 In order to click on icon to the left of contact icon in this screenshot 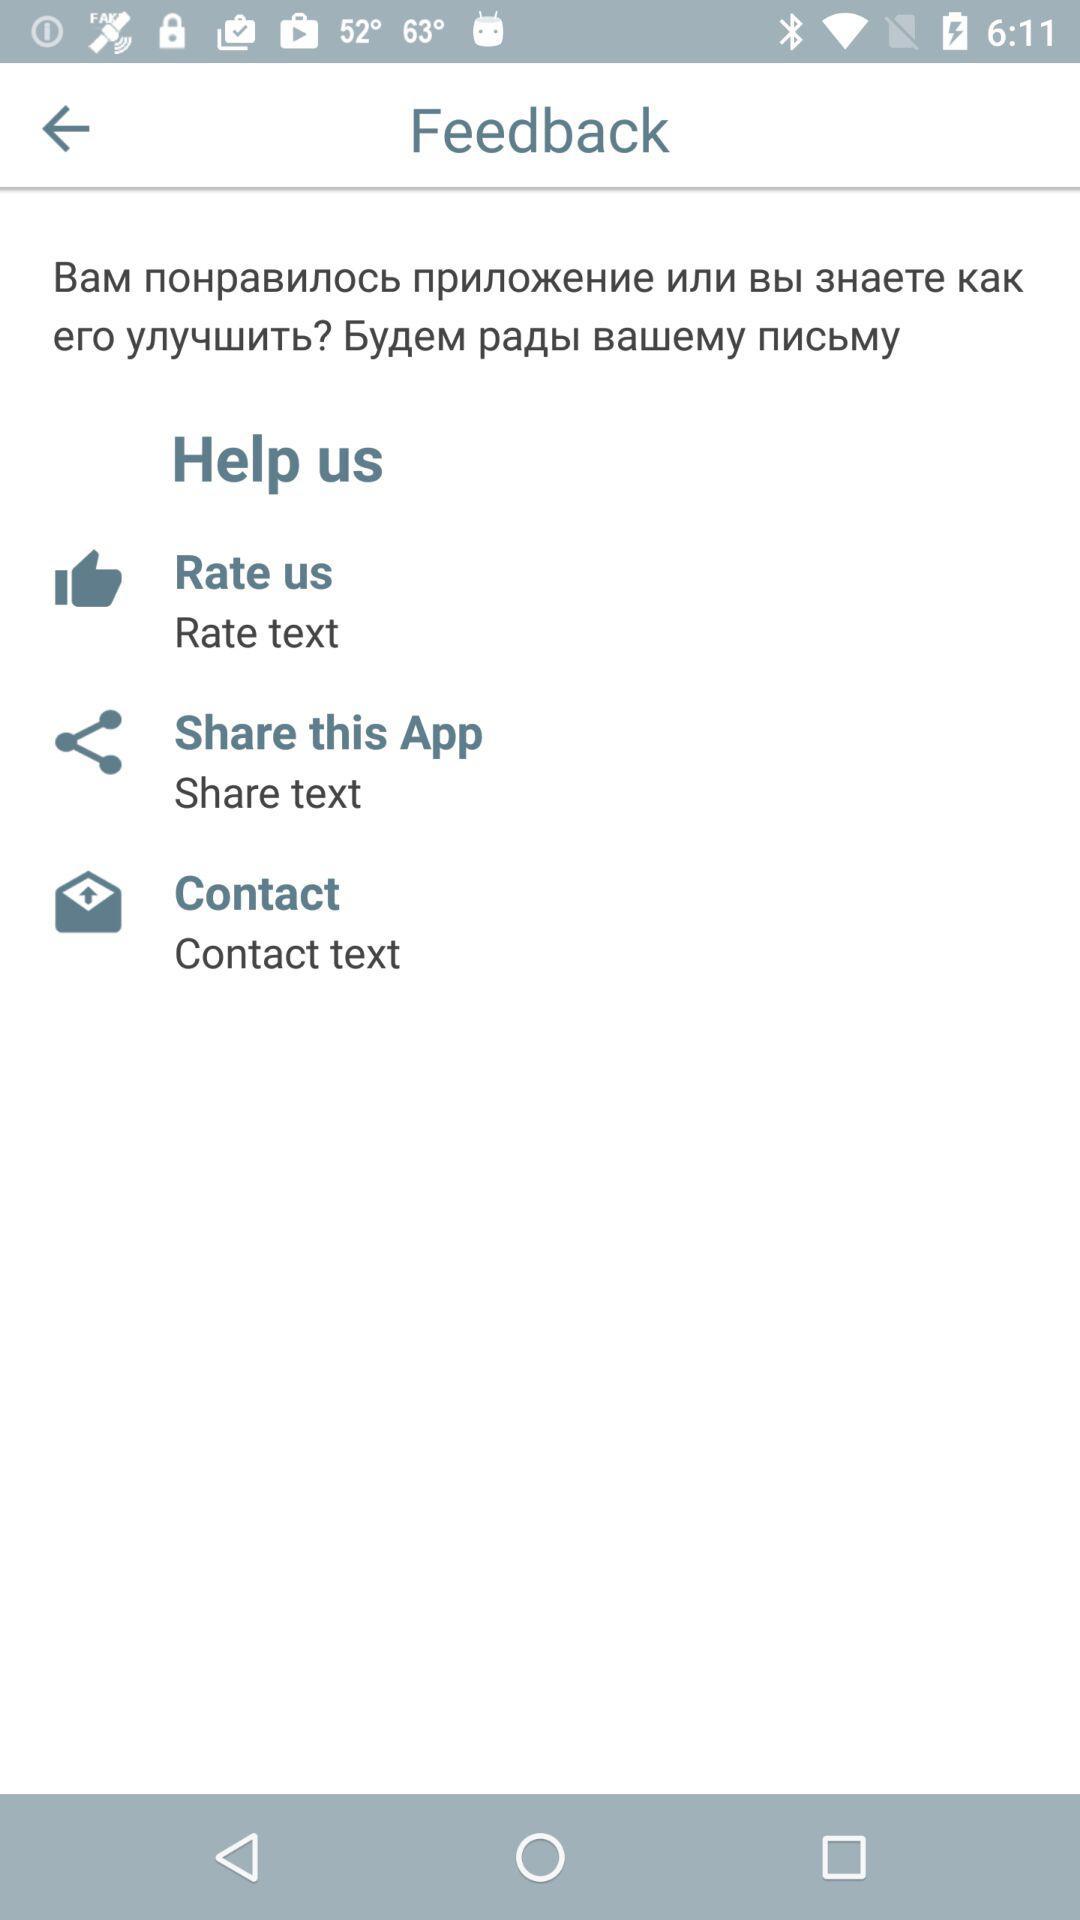, I will do `click(86, 901)`.